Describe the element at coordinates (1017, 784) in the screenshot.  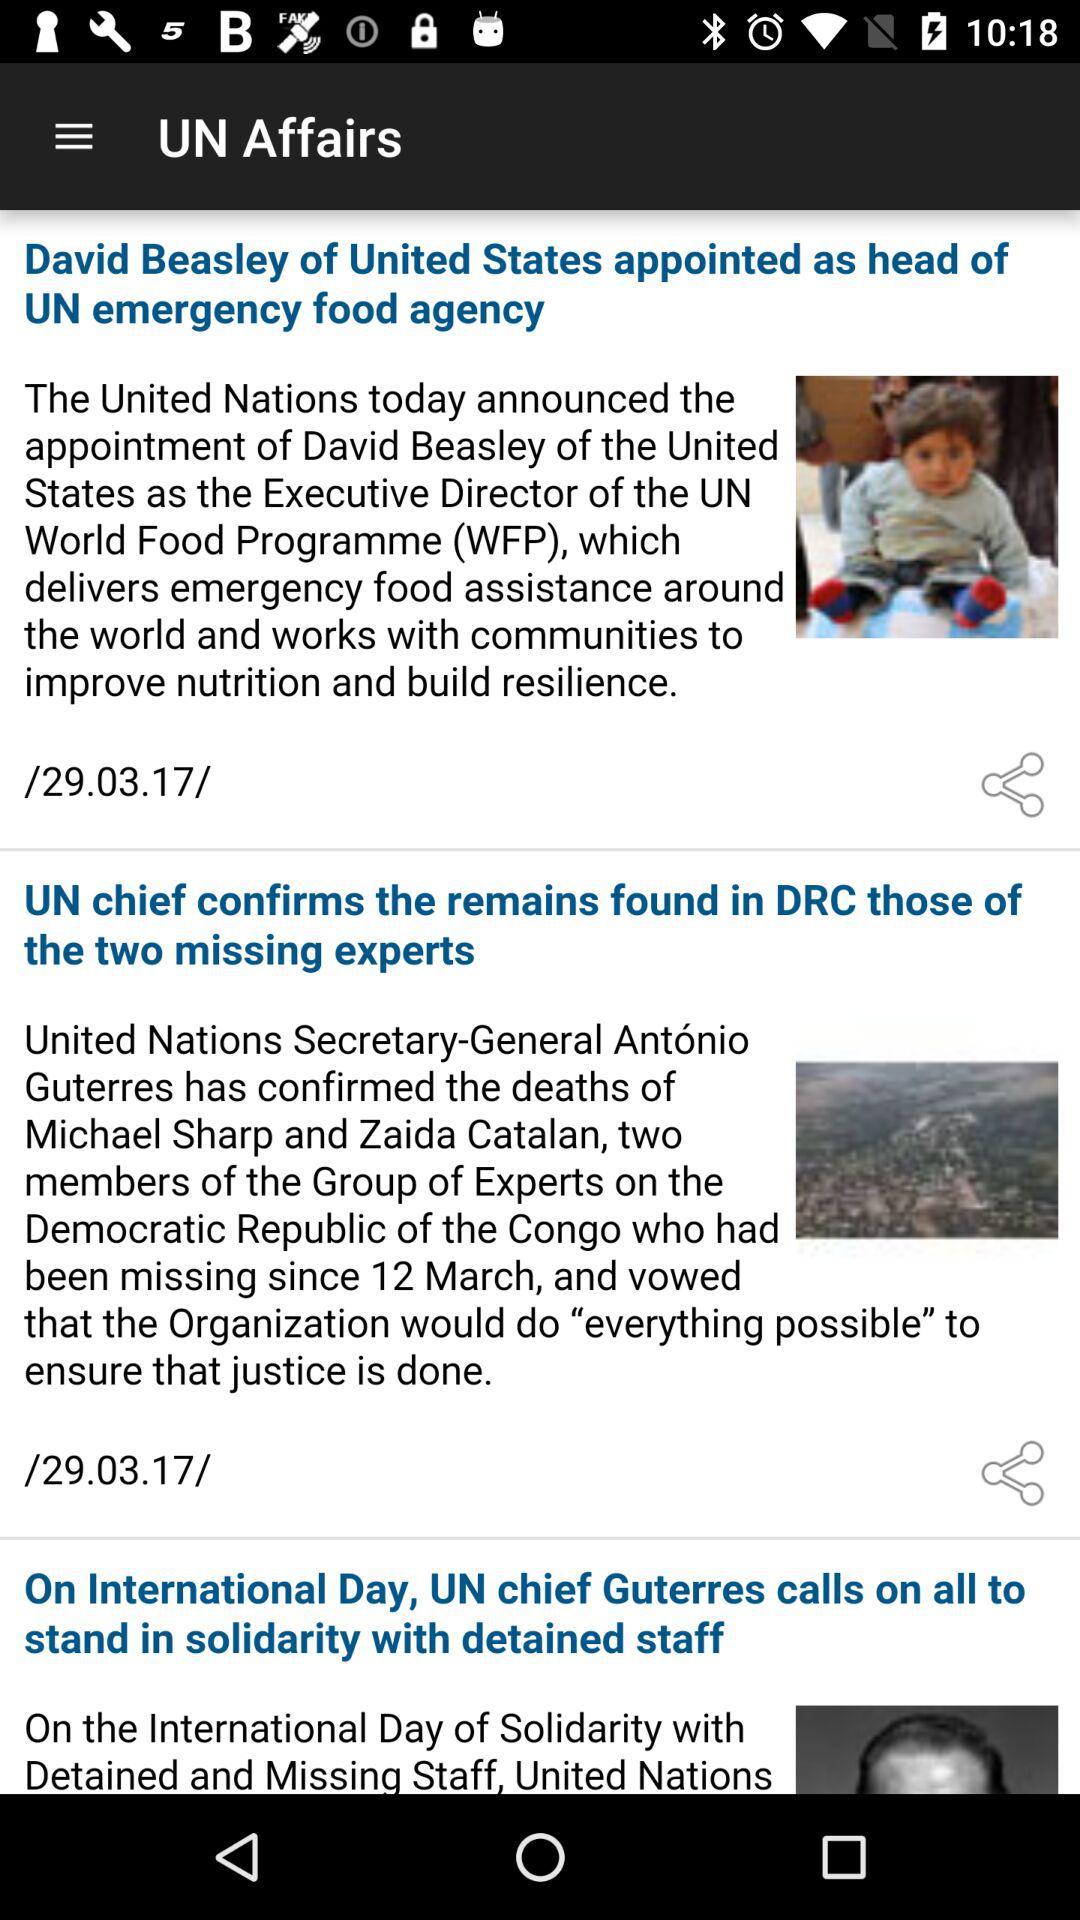
I see `the share icon` at that location.